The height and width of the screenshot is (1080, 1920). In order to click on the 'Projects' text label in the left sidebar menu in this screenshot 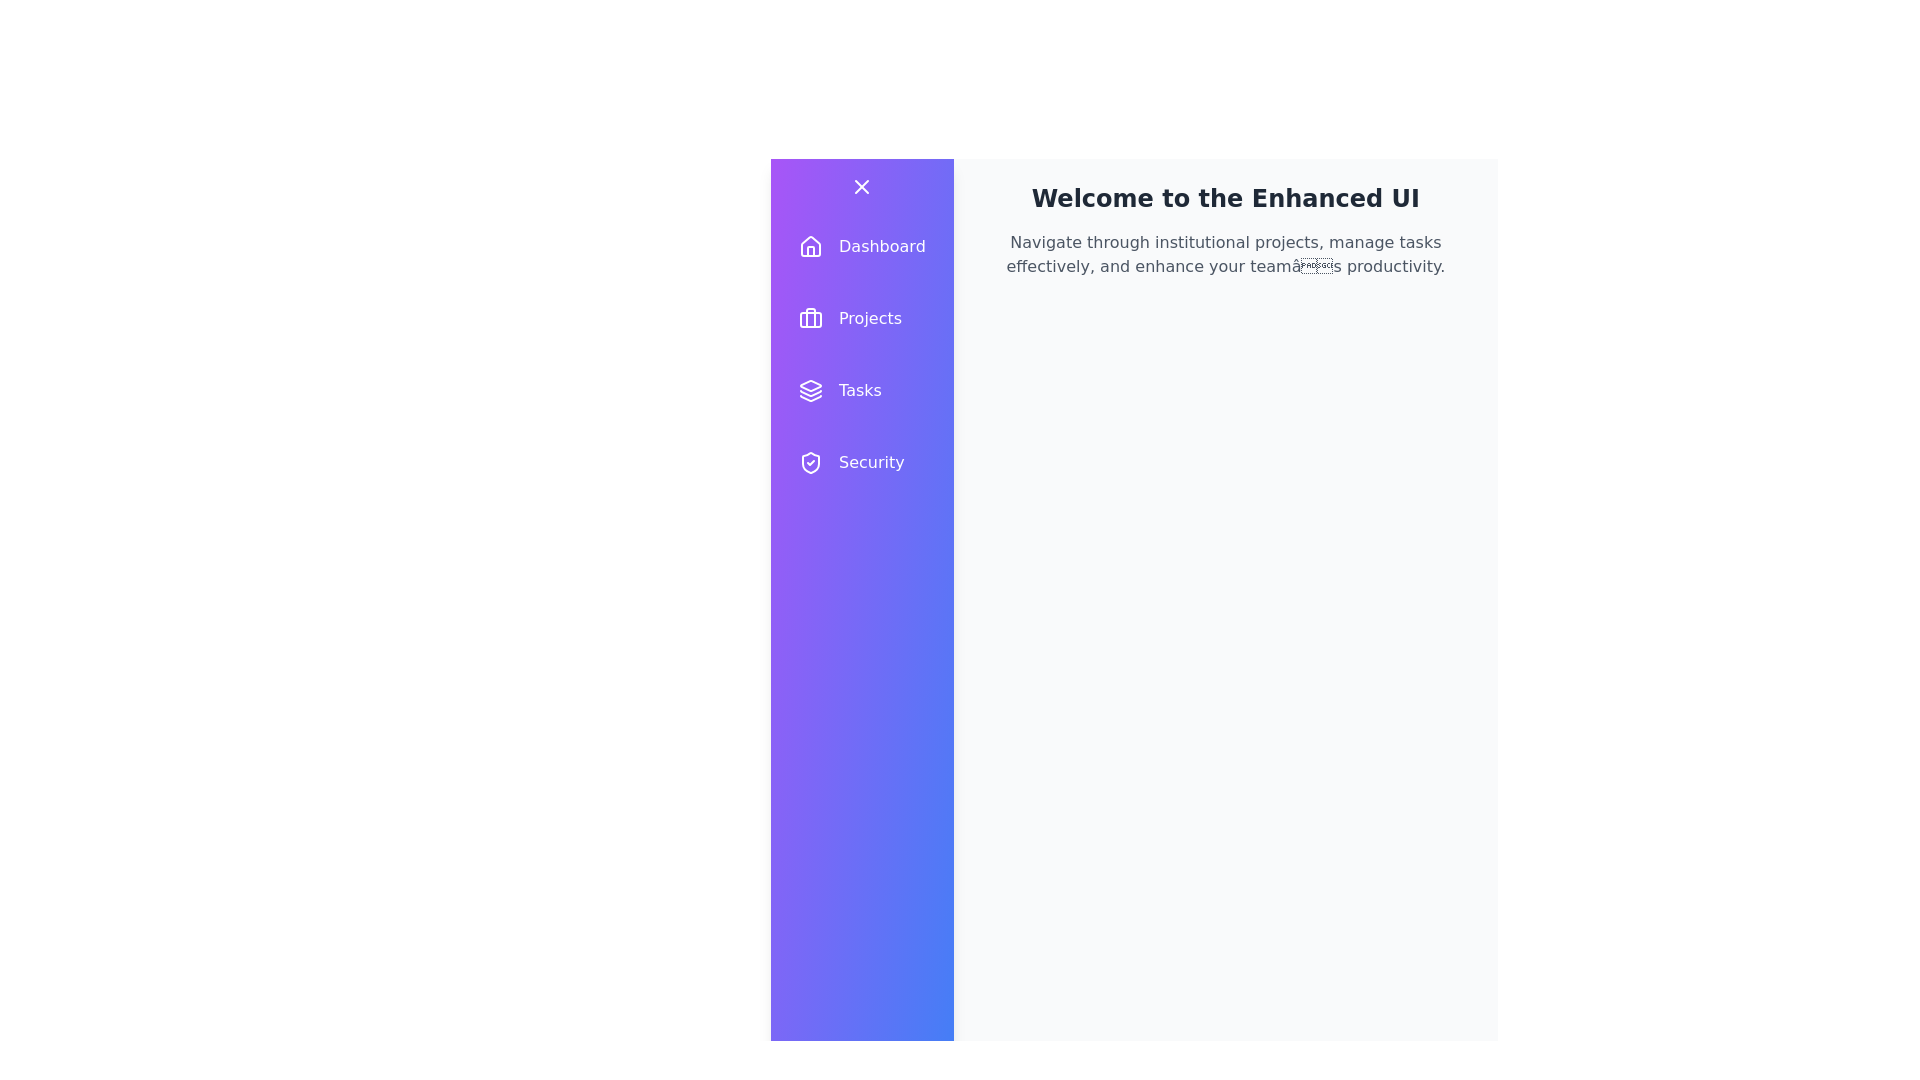, I will do `click(870, 318)`.